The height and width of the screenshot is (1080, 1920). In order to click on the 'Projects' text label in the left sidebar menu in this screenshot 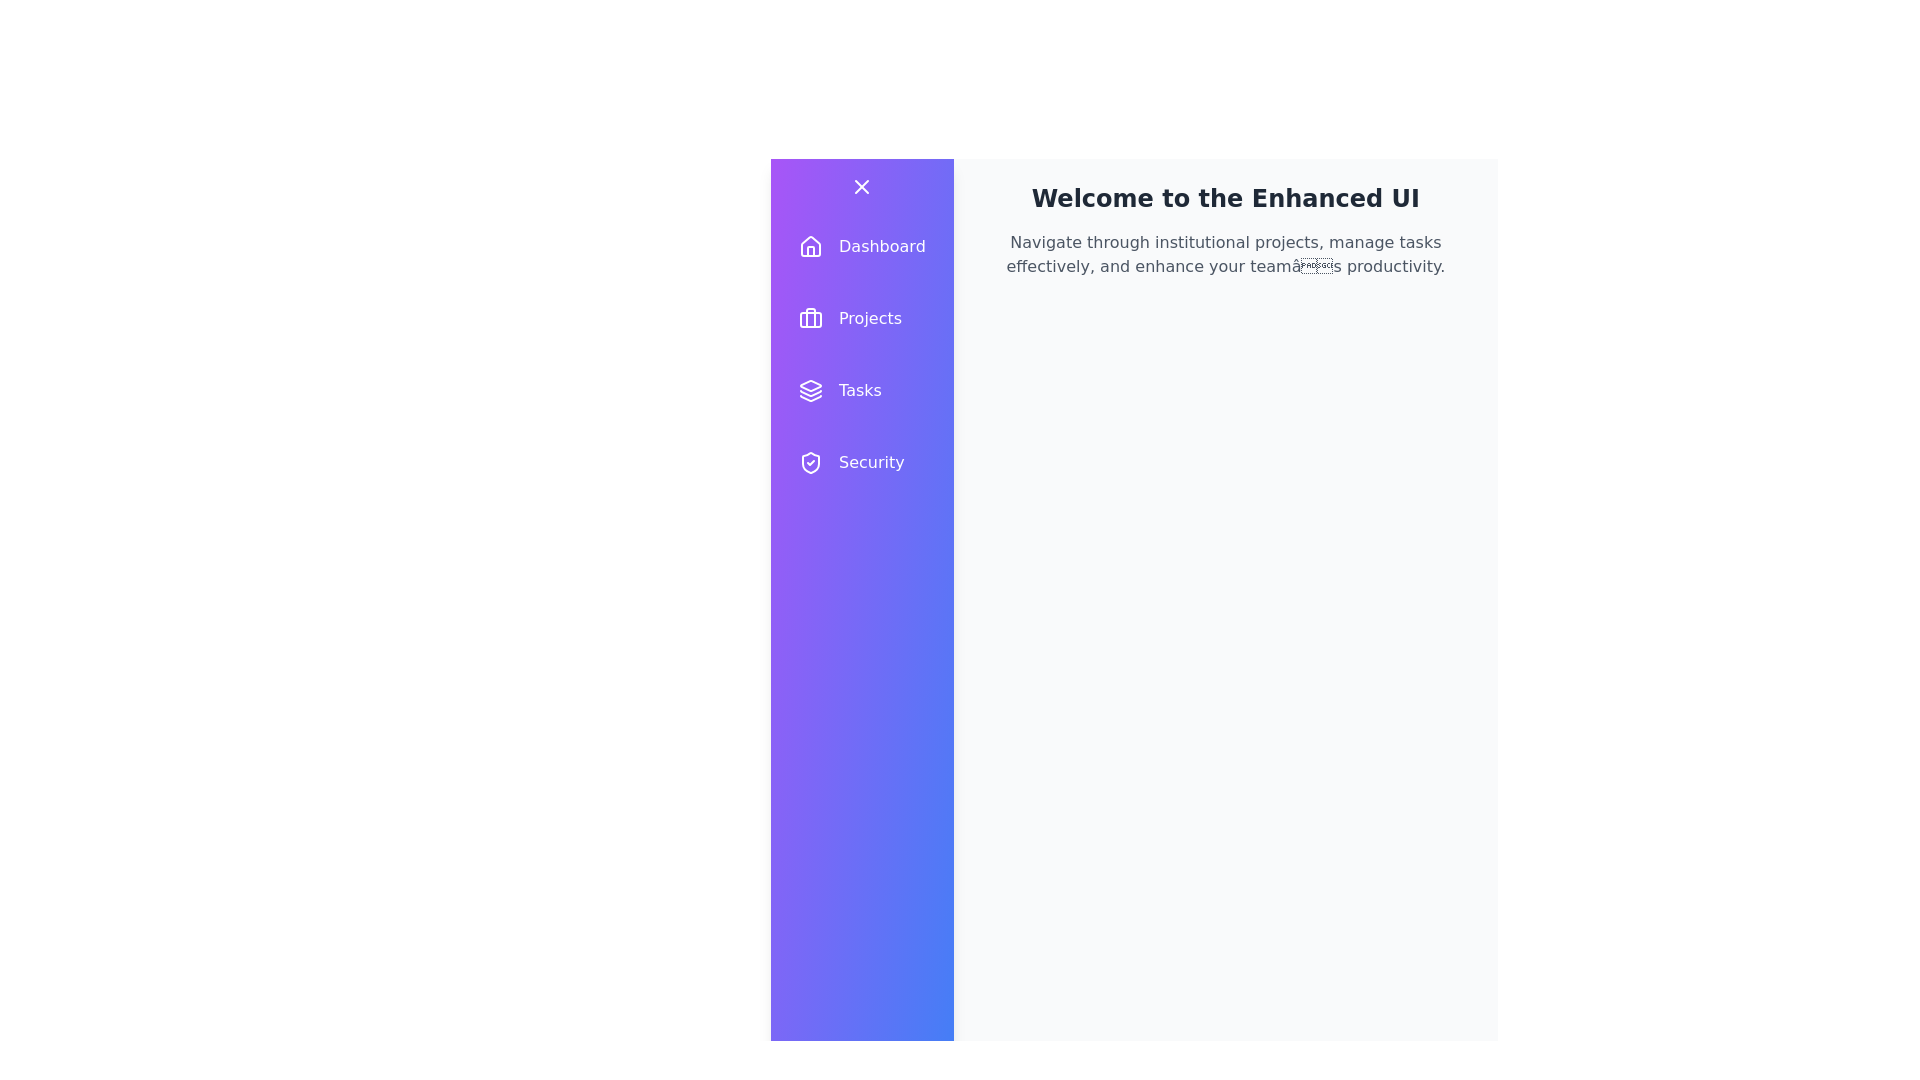, I will do `click(870, 318)`.